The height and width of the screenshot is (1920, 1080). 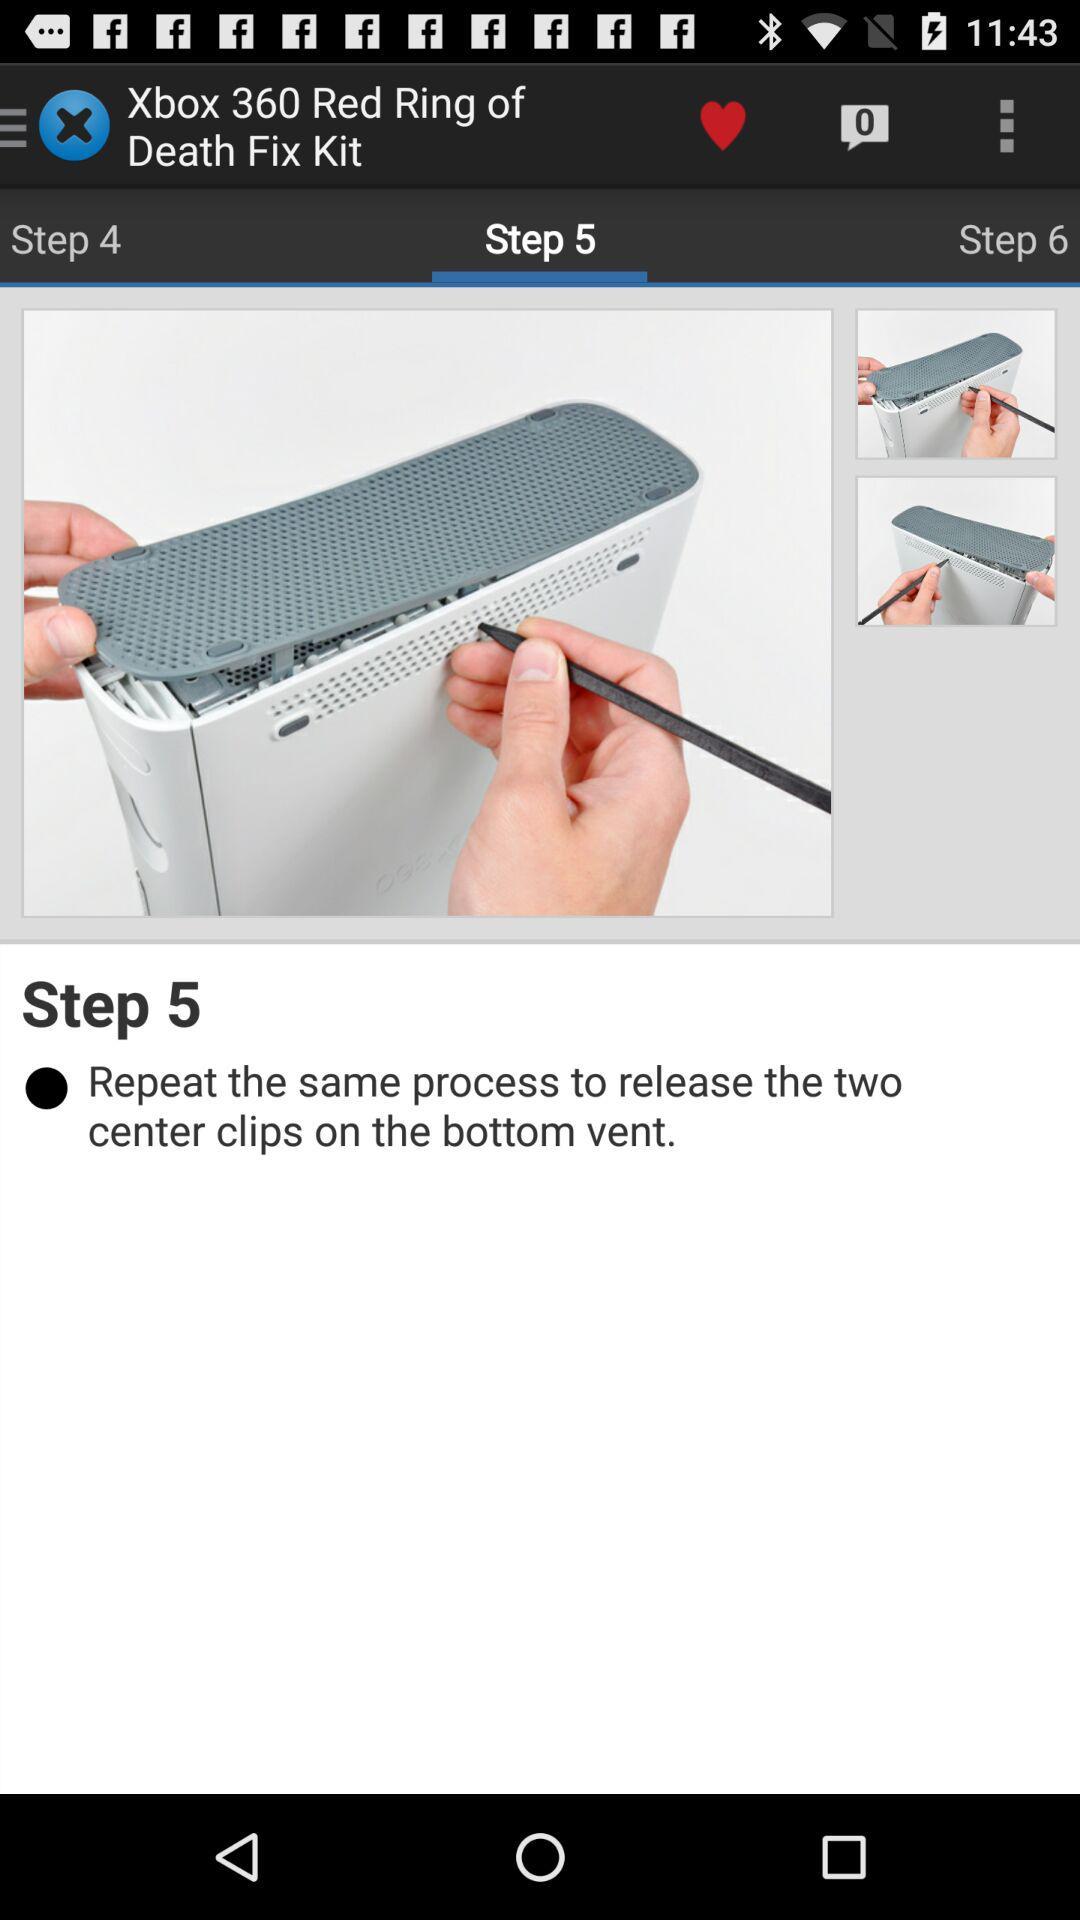 I want to click on app to the right of xbox 360 red item, so click(x=722, y=124).